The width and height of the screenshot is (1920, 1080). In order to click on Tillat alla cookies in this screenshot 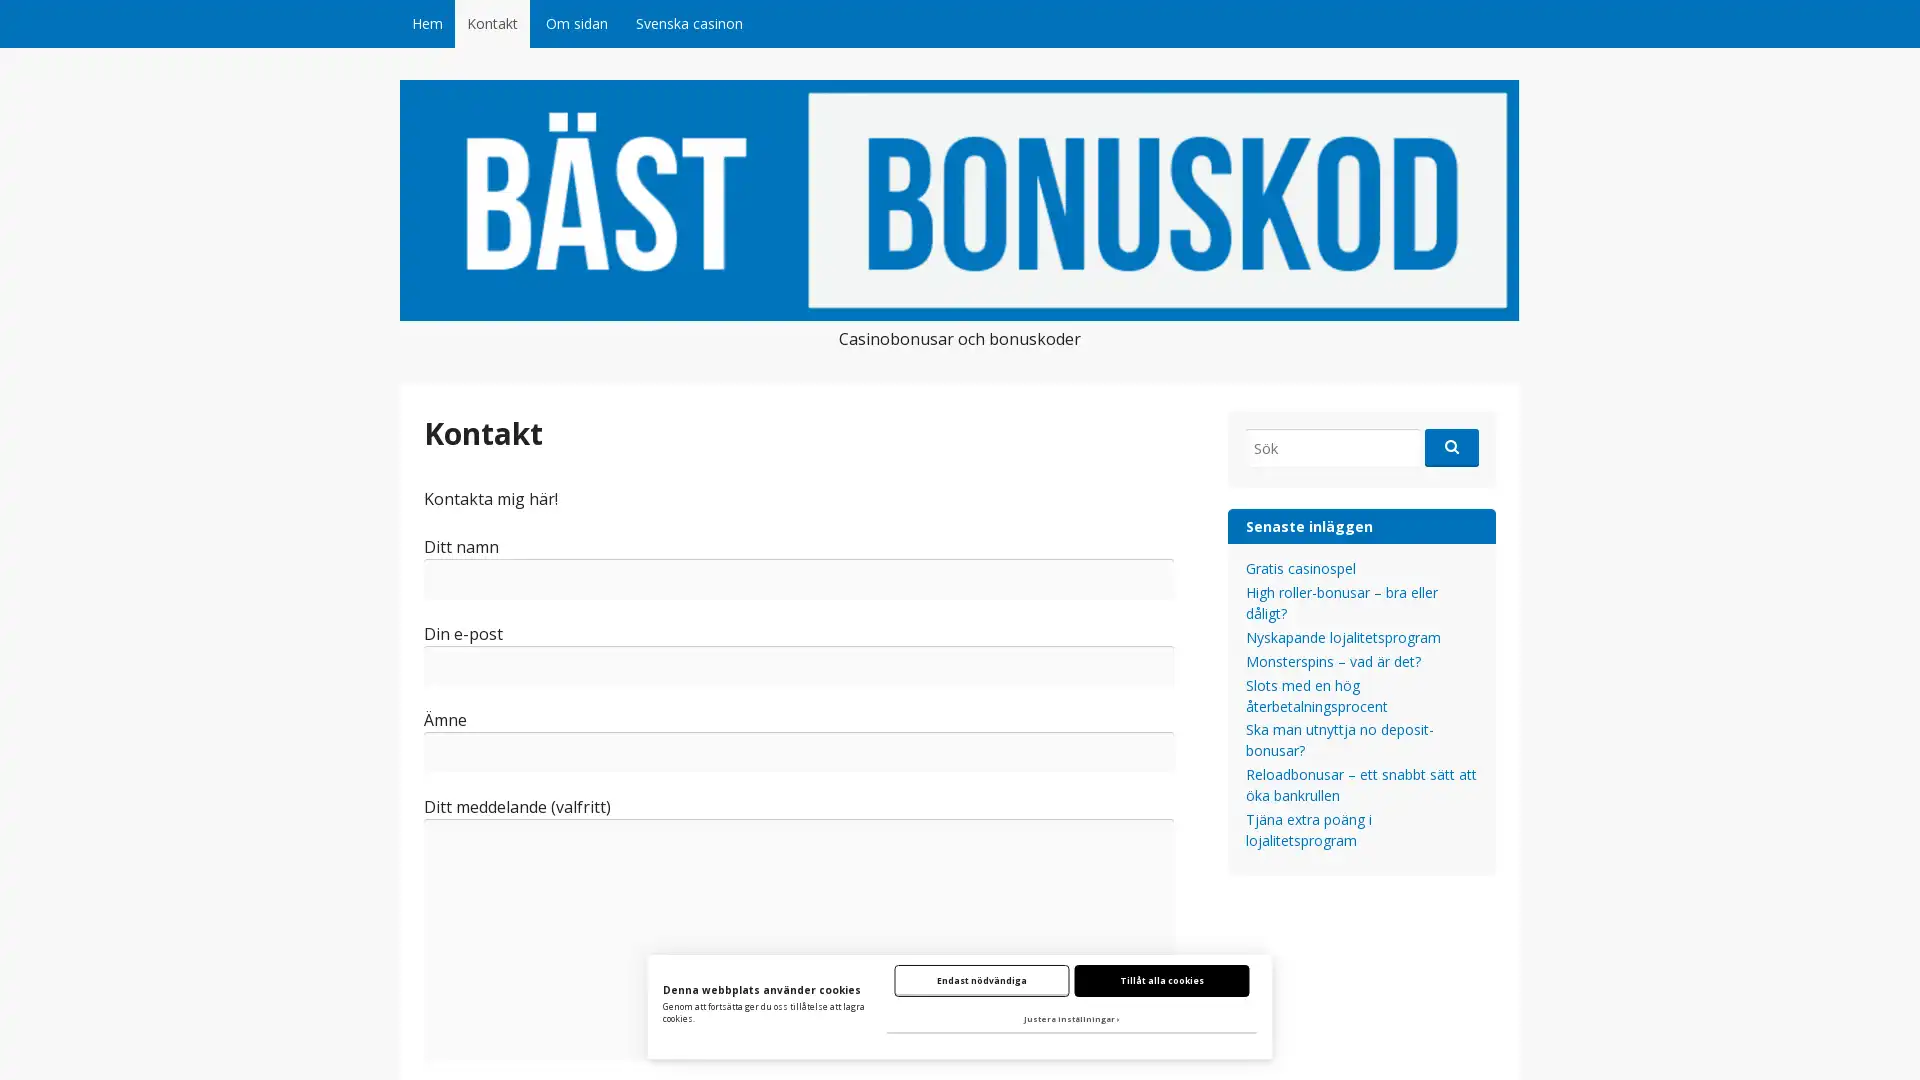, I will do `click(1161, 979)`.